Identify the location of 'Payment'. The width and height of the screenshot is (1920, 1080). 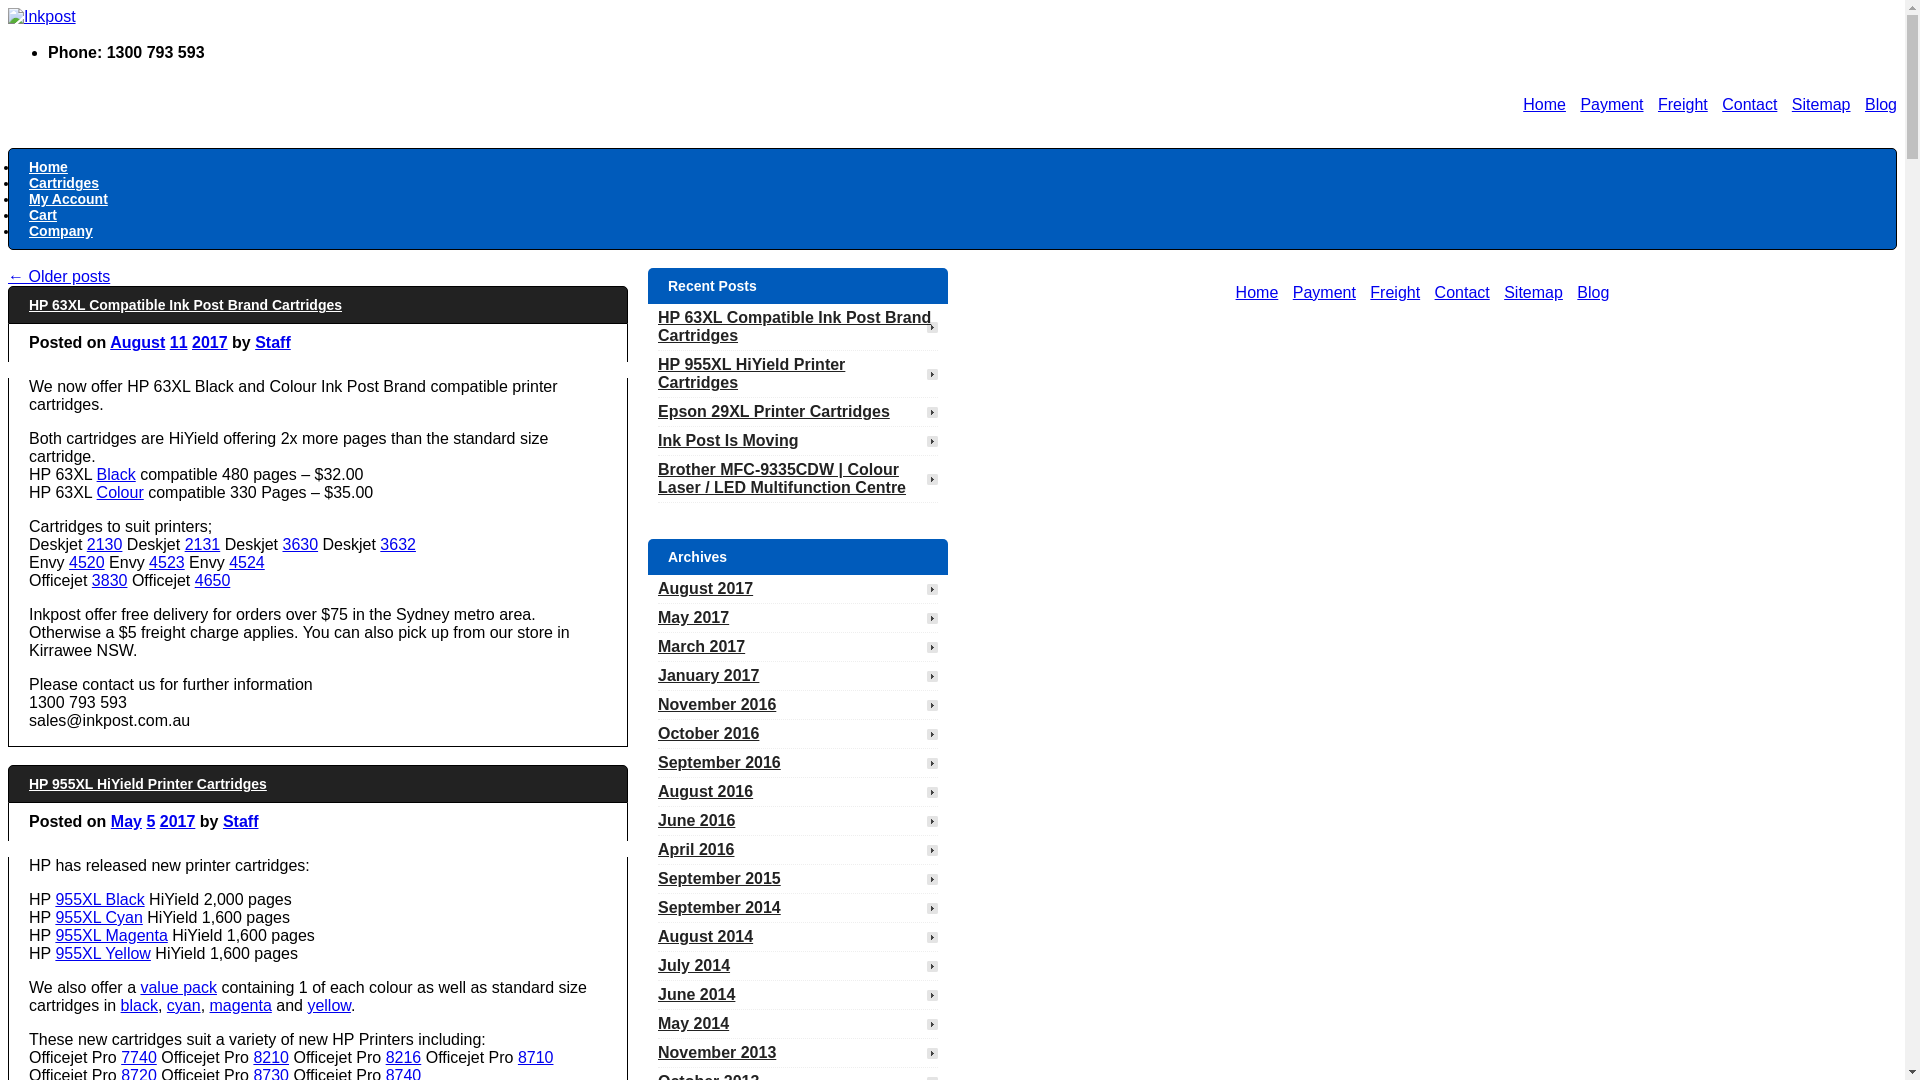
(1292, 292).